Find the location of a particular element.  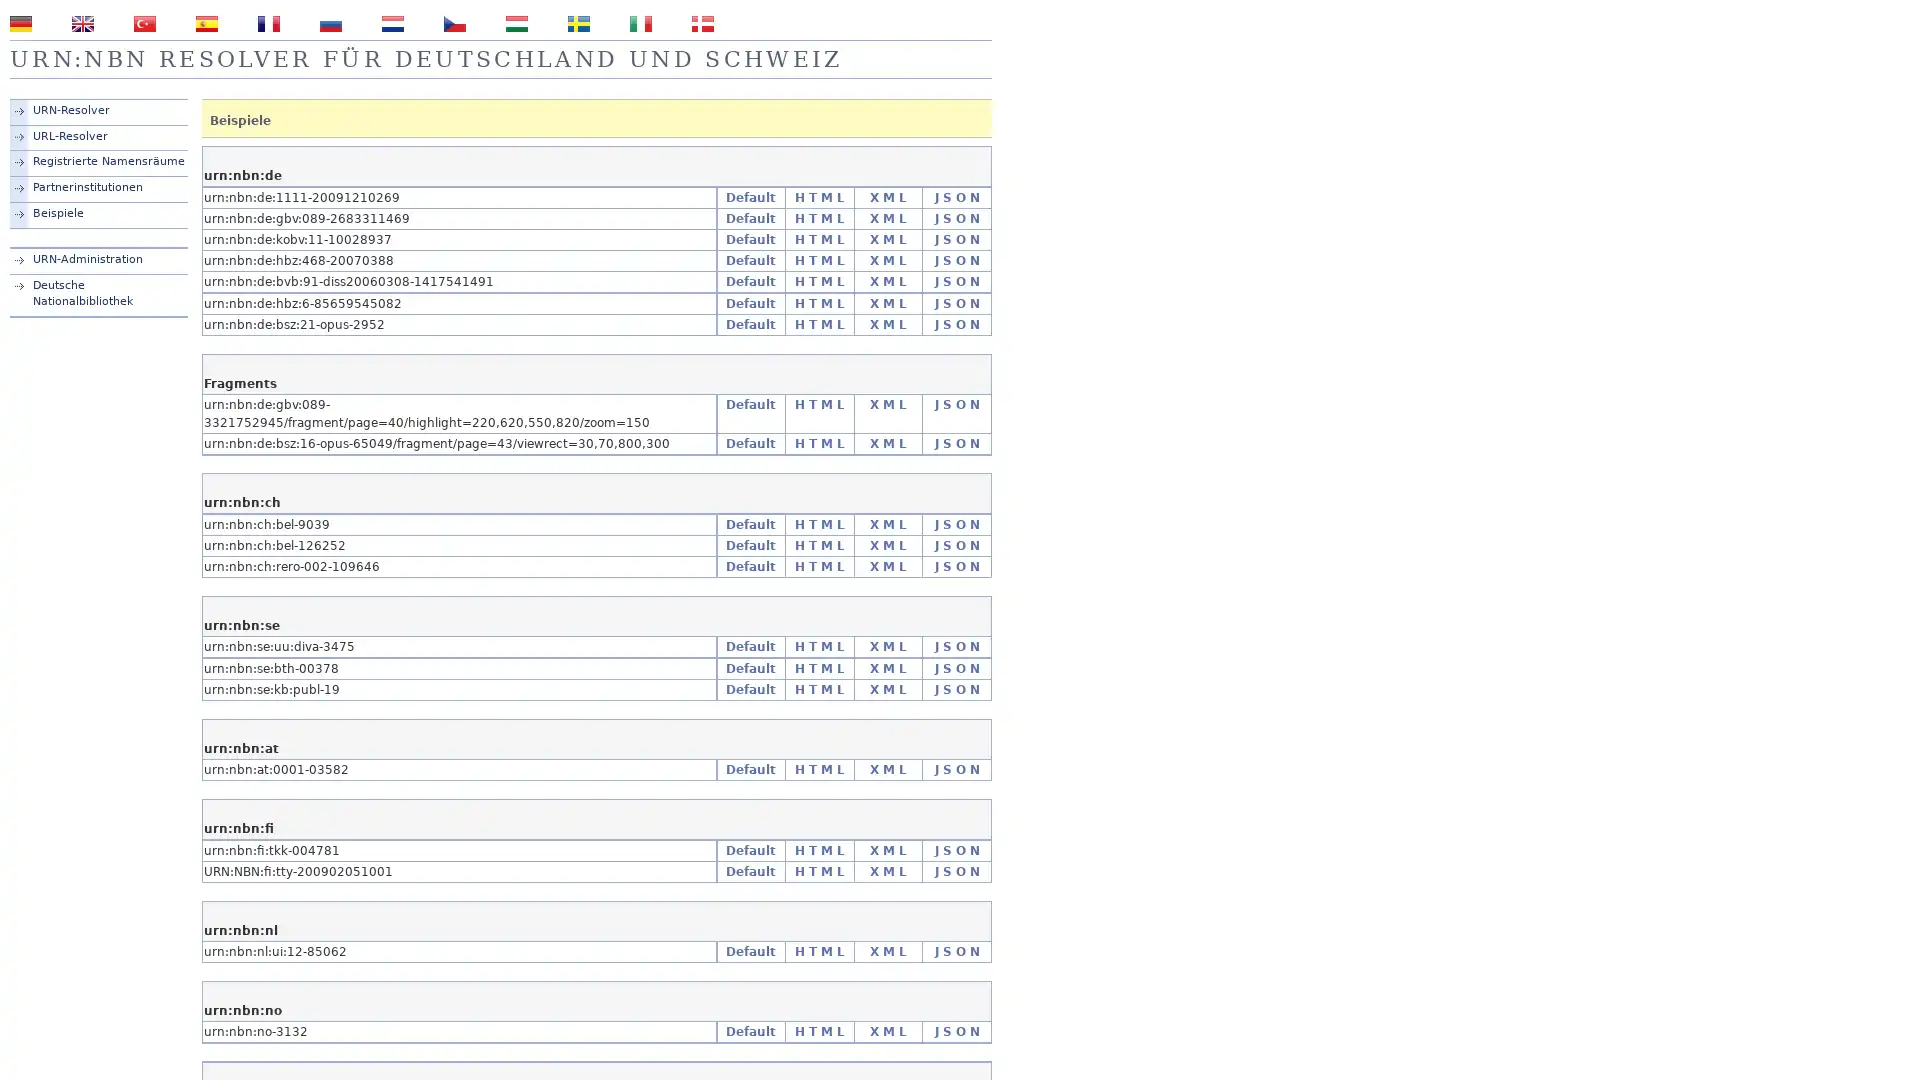

tr is located at coordinates (143, 23).